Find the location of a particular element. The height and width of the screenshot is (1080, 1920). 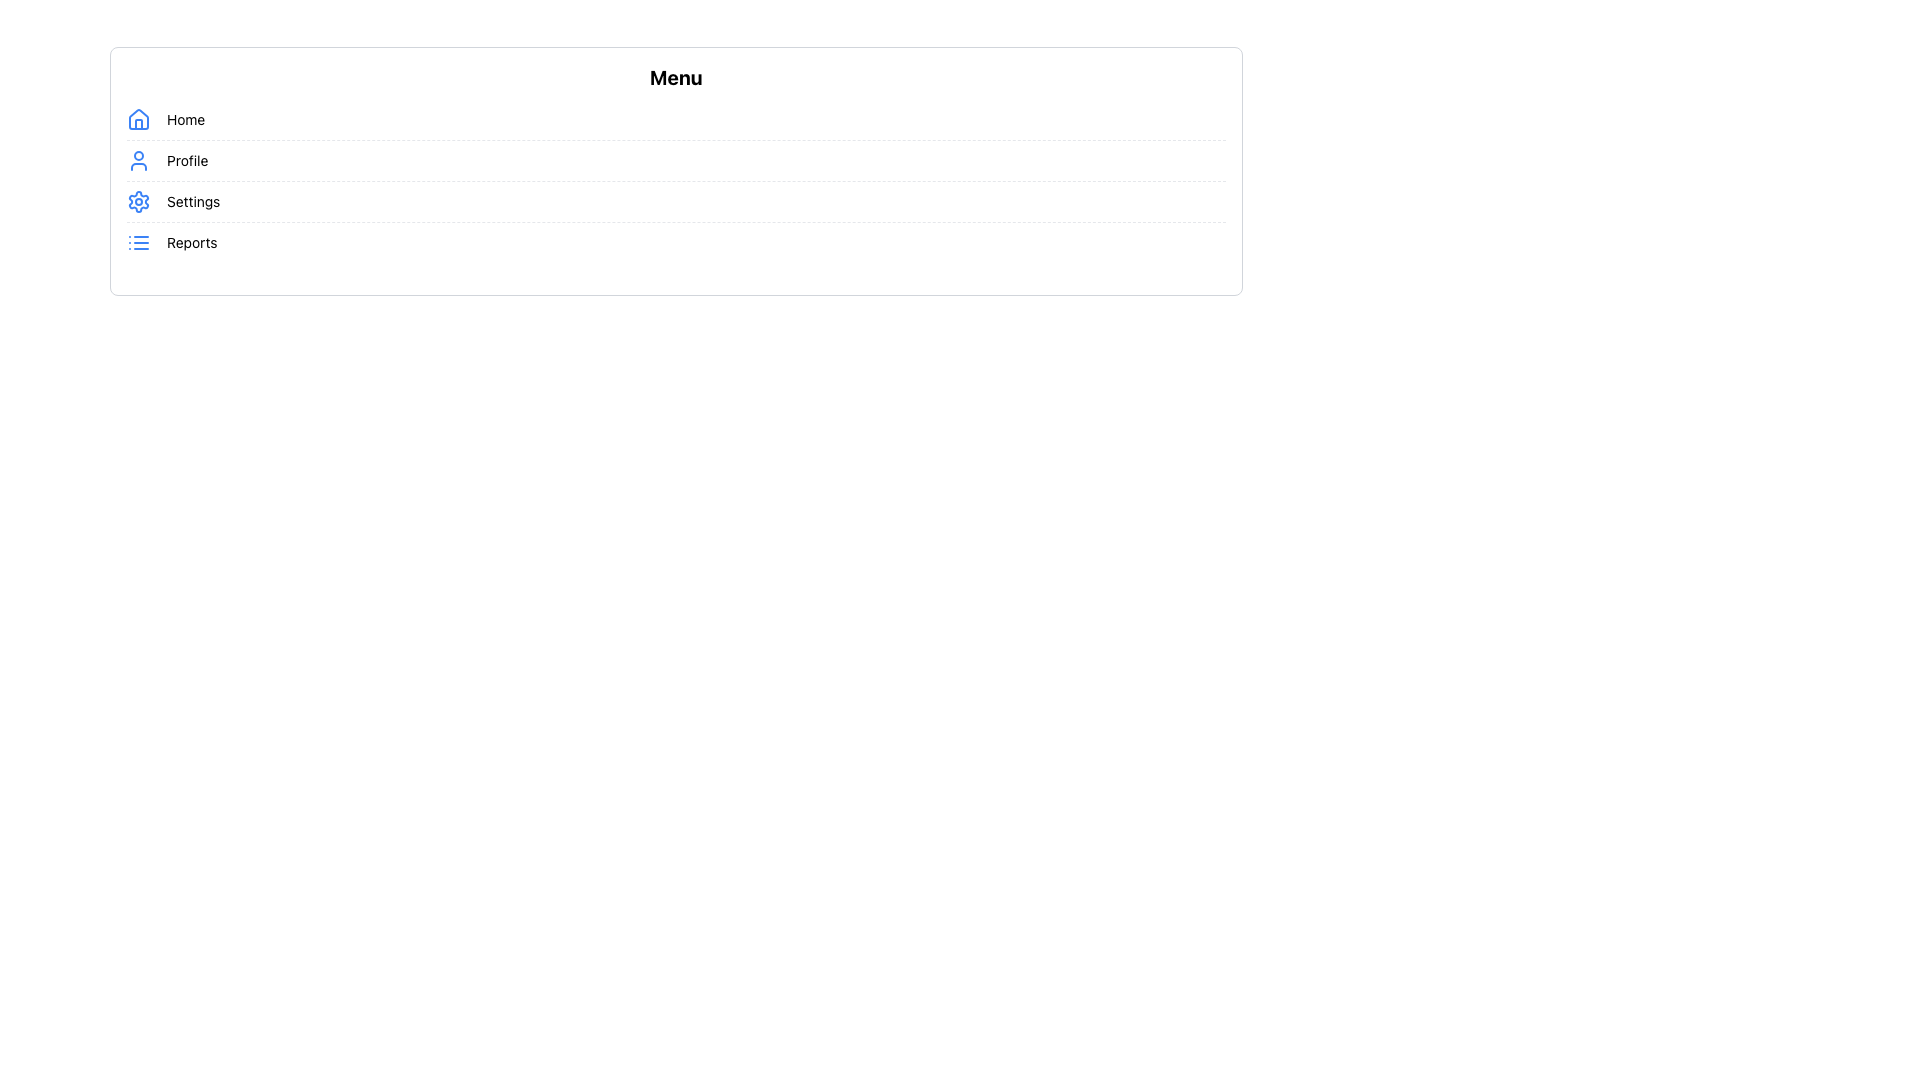

text label for the 'Profile' menu item, which is the second option in the vertical navigation menu is located at coordinates (187, 160).